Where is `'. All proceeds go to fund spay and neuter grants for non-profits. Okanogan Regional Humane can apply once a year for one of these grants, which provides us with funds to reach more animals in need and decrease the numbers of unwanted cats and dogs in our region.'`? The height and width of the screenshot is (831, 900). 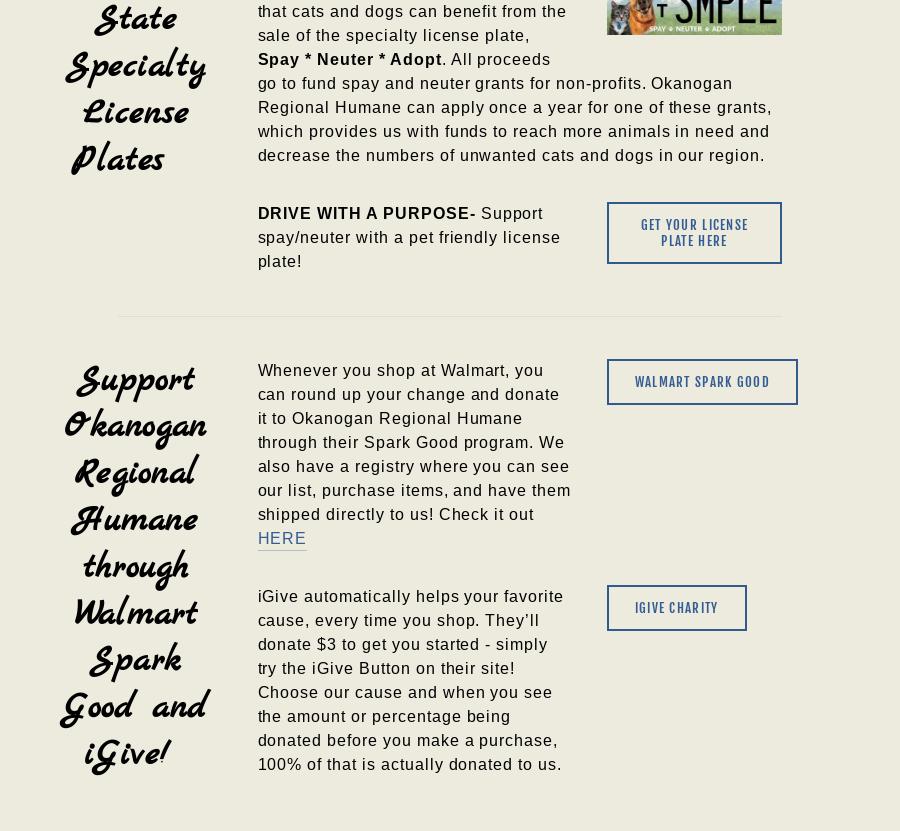
'. All proceeds go to fund spay and neuter grants for non-profits. Okanogan Regional Humane can apply once a year for one of these grants, which provides us with funds to reach more animals in need and decrease the numbers of unwanted cats and dogs in our region.' is located at coordinates (515, 106).